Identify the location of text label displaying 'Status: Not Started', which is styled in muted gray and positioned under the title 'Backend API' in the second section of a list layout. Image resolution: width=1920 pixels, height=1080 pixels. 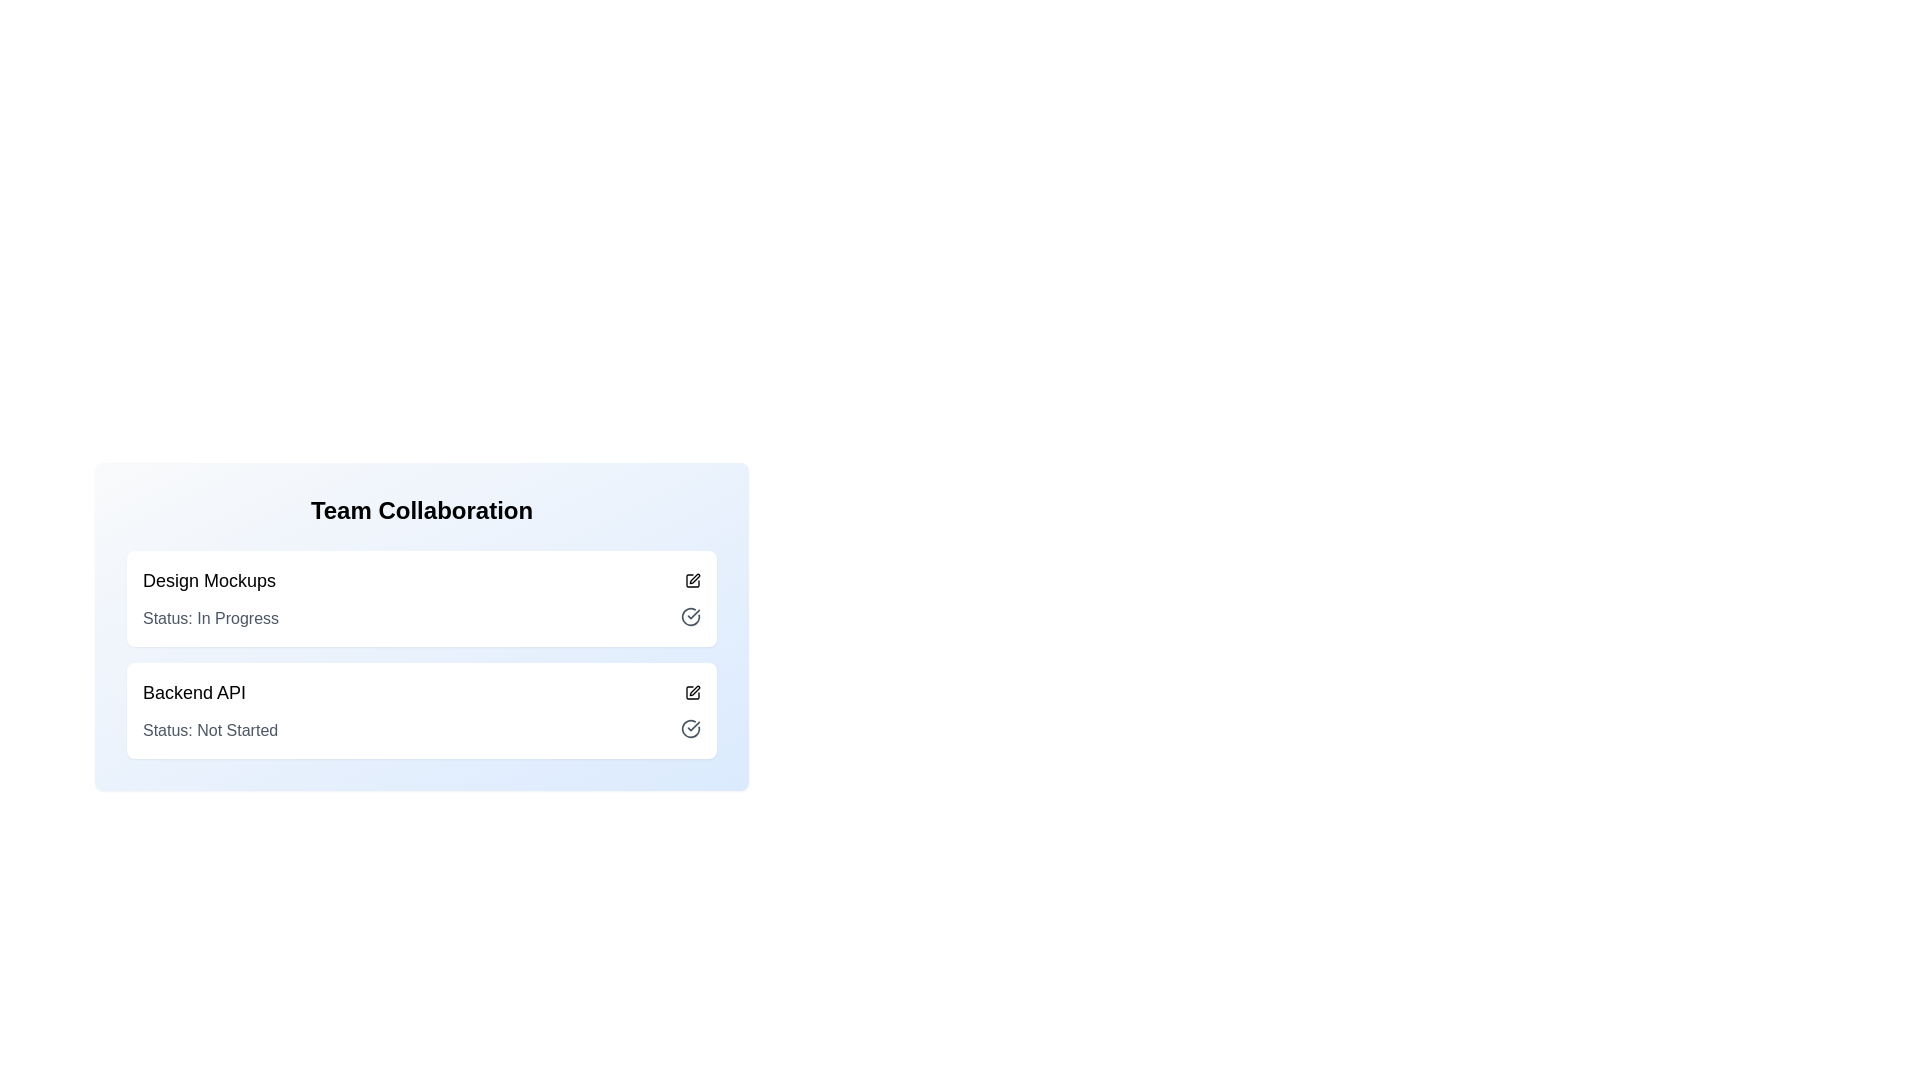
(210, 731).